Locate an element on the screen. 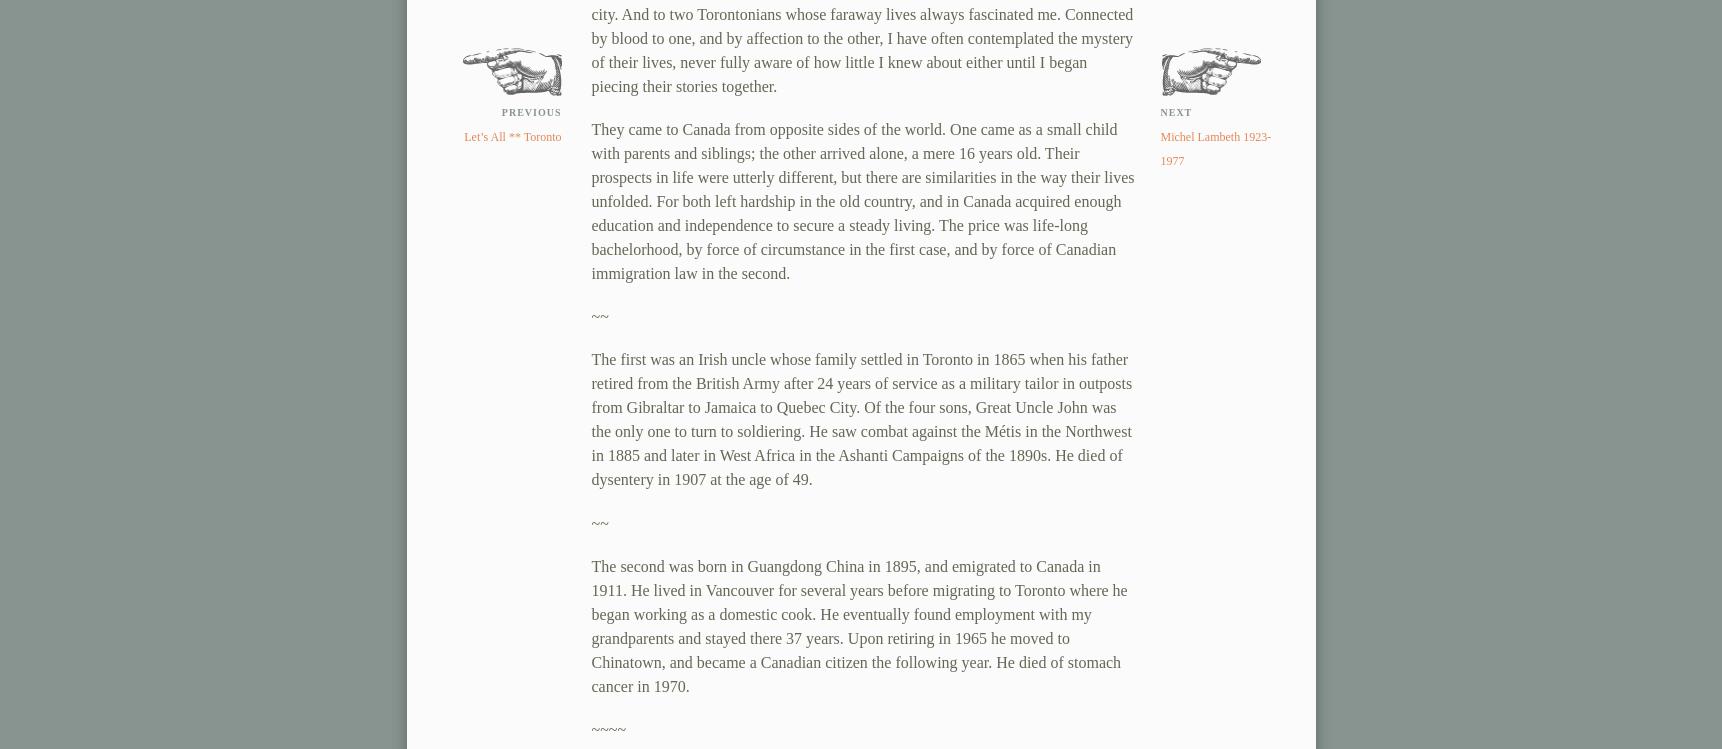 This screenshot has width=1722, height=749. 'next' is located at coordinates (1174, 112).